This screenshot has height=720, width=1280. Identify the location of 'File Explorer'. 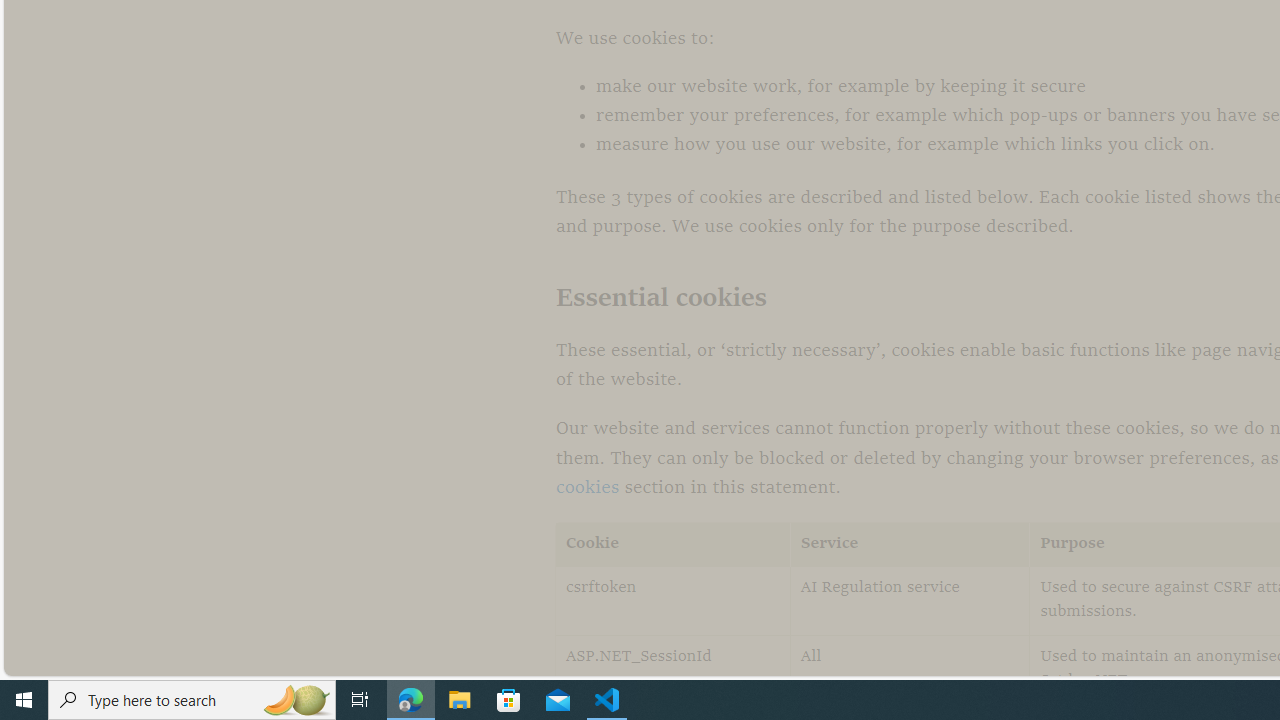
(459, 698).